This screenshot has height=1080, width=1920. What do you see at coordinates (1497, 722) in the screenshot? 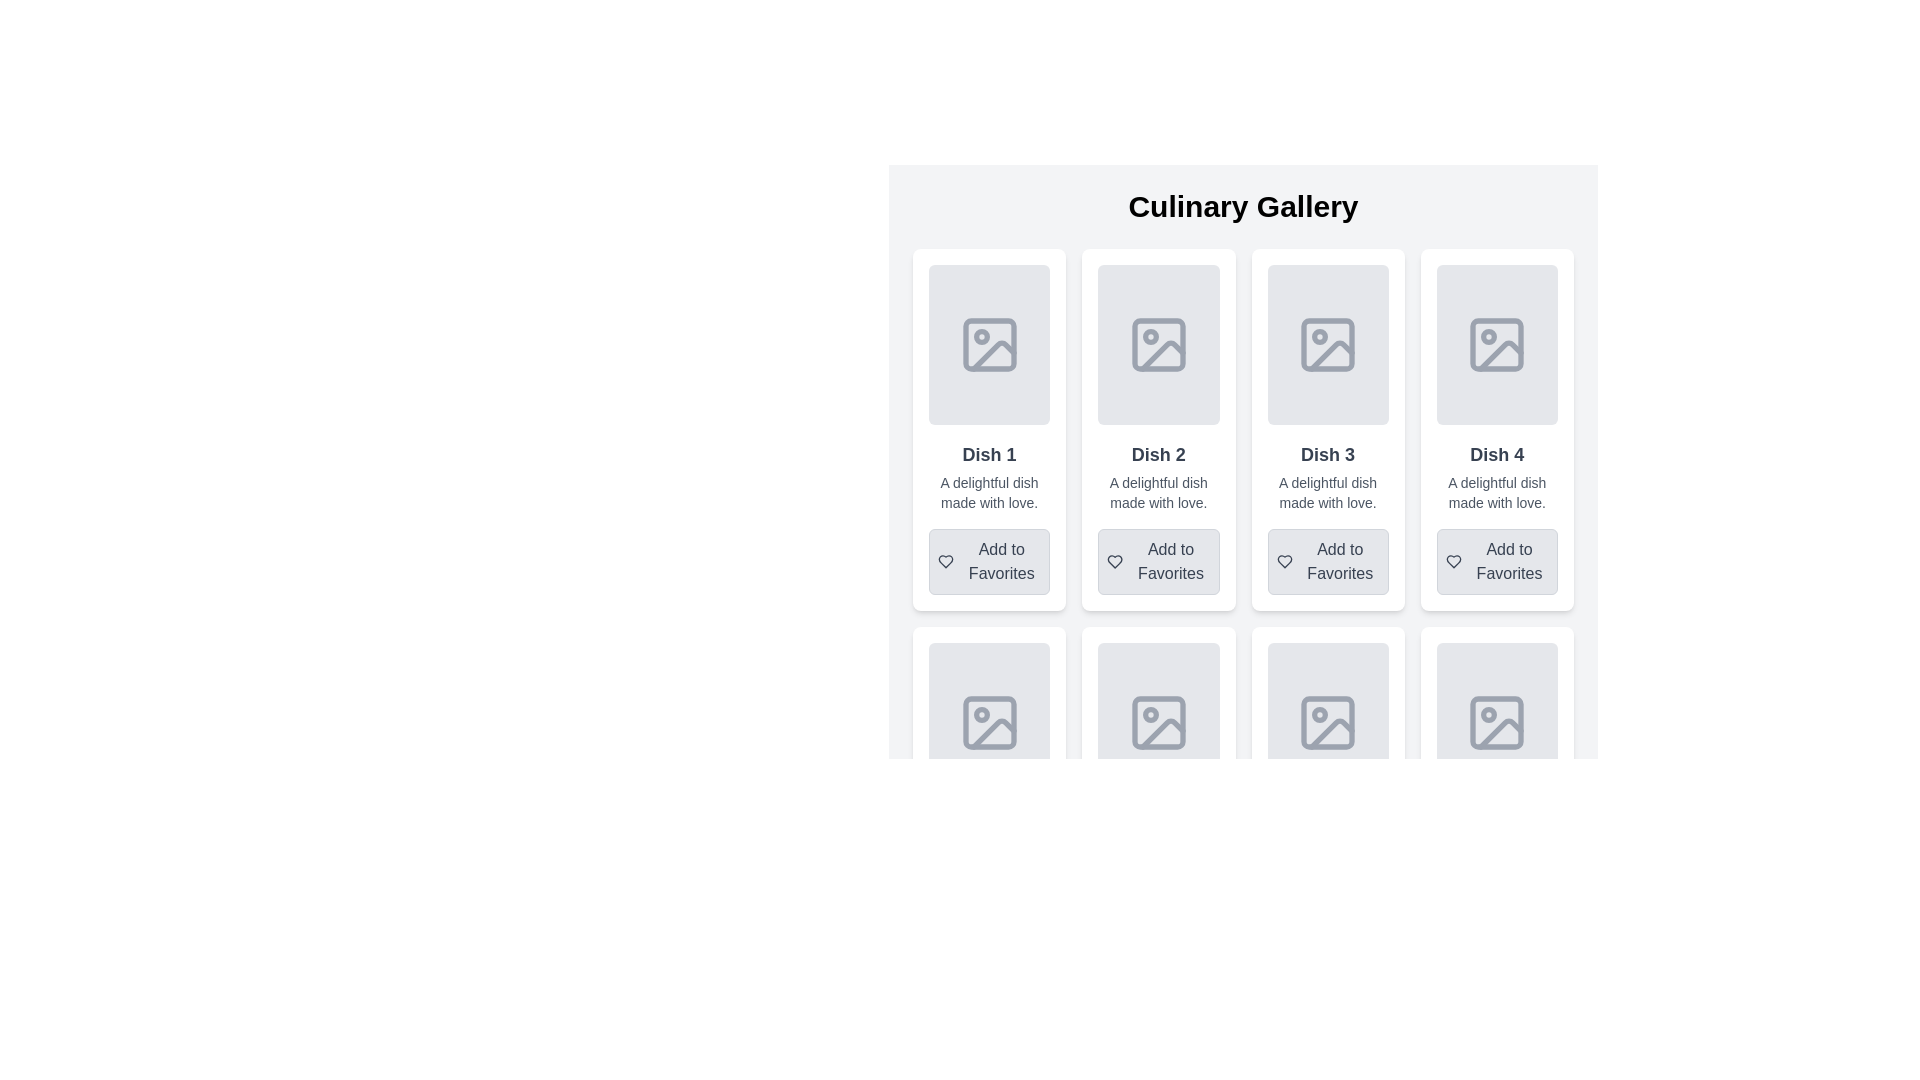
I see `the decorative rectangle that serves as a background frame for the image placeholder icon located at the bottom-right corner of the first card in the second row of a grid layout` at bounding box center [1497, 722].